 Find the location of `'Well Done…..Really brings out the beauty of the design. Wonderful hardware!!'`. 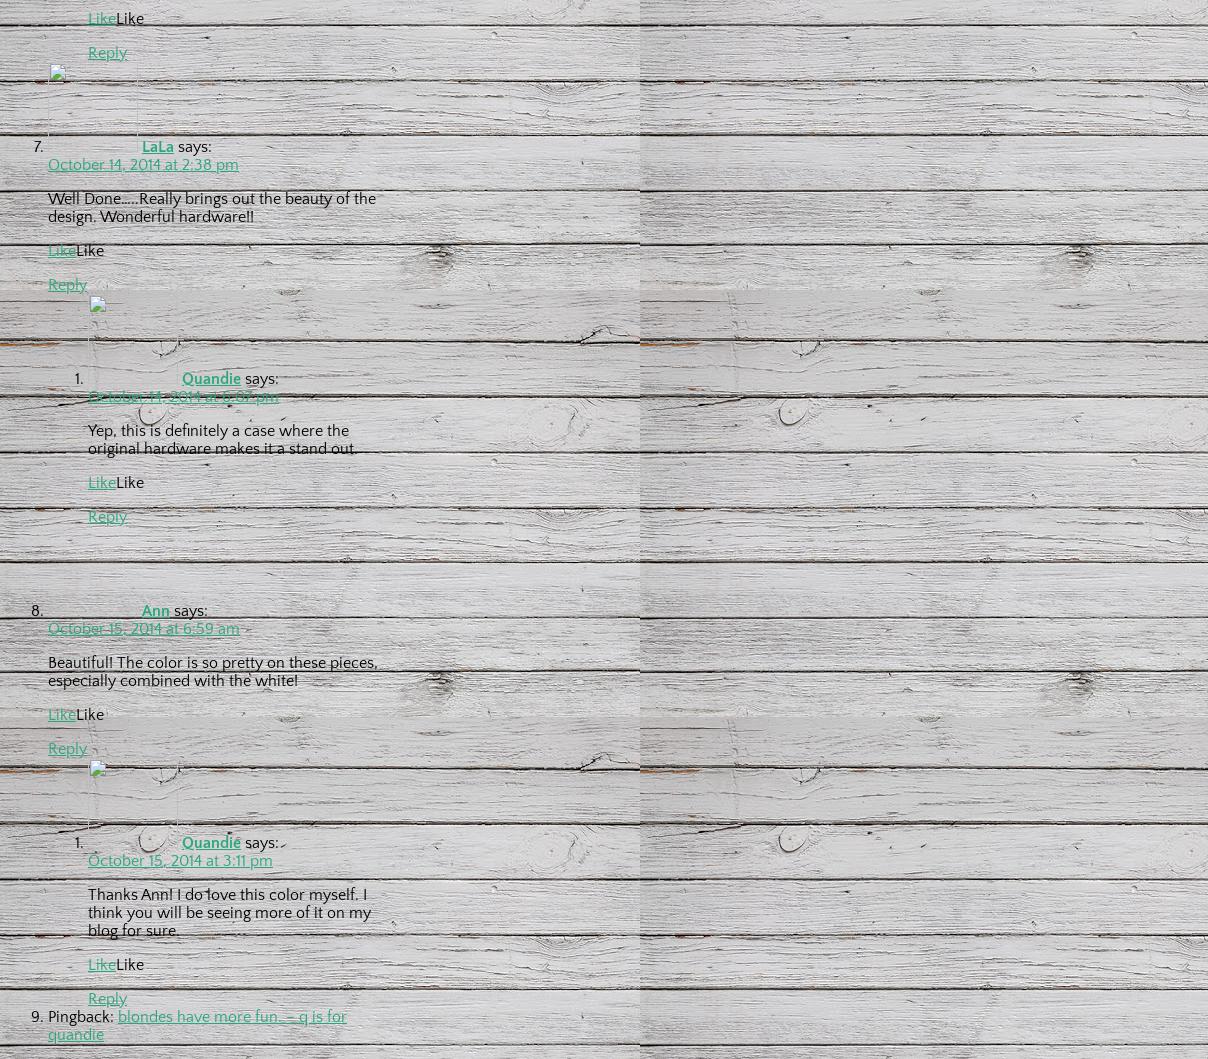

'Well Done…..Really brings out the beauty of the design. Wonderful hardware!!' is located at coordinates (212, 206).